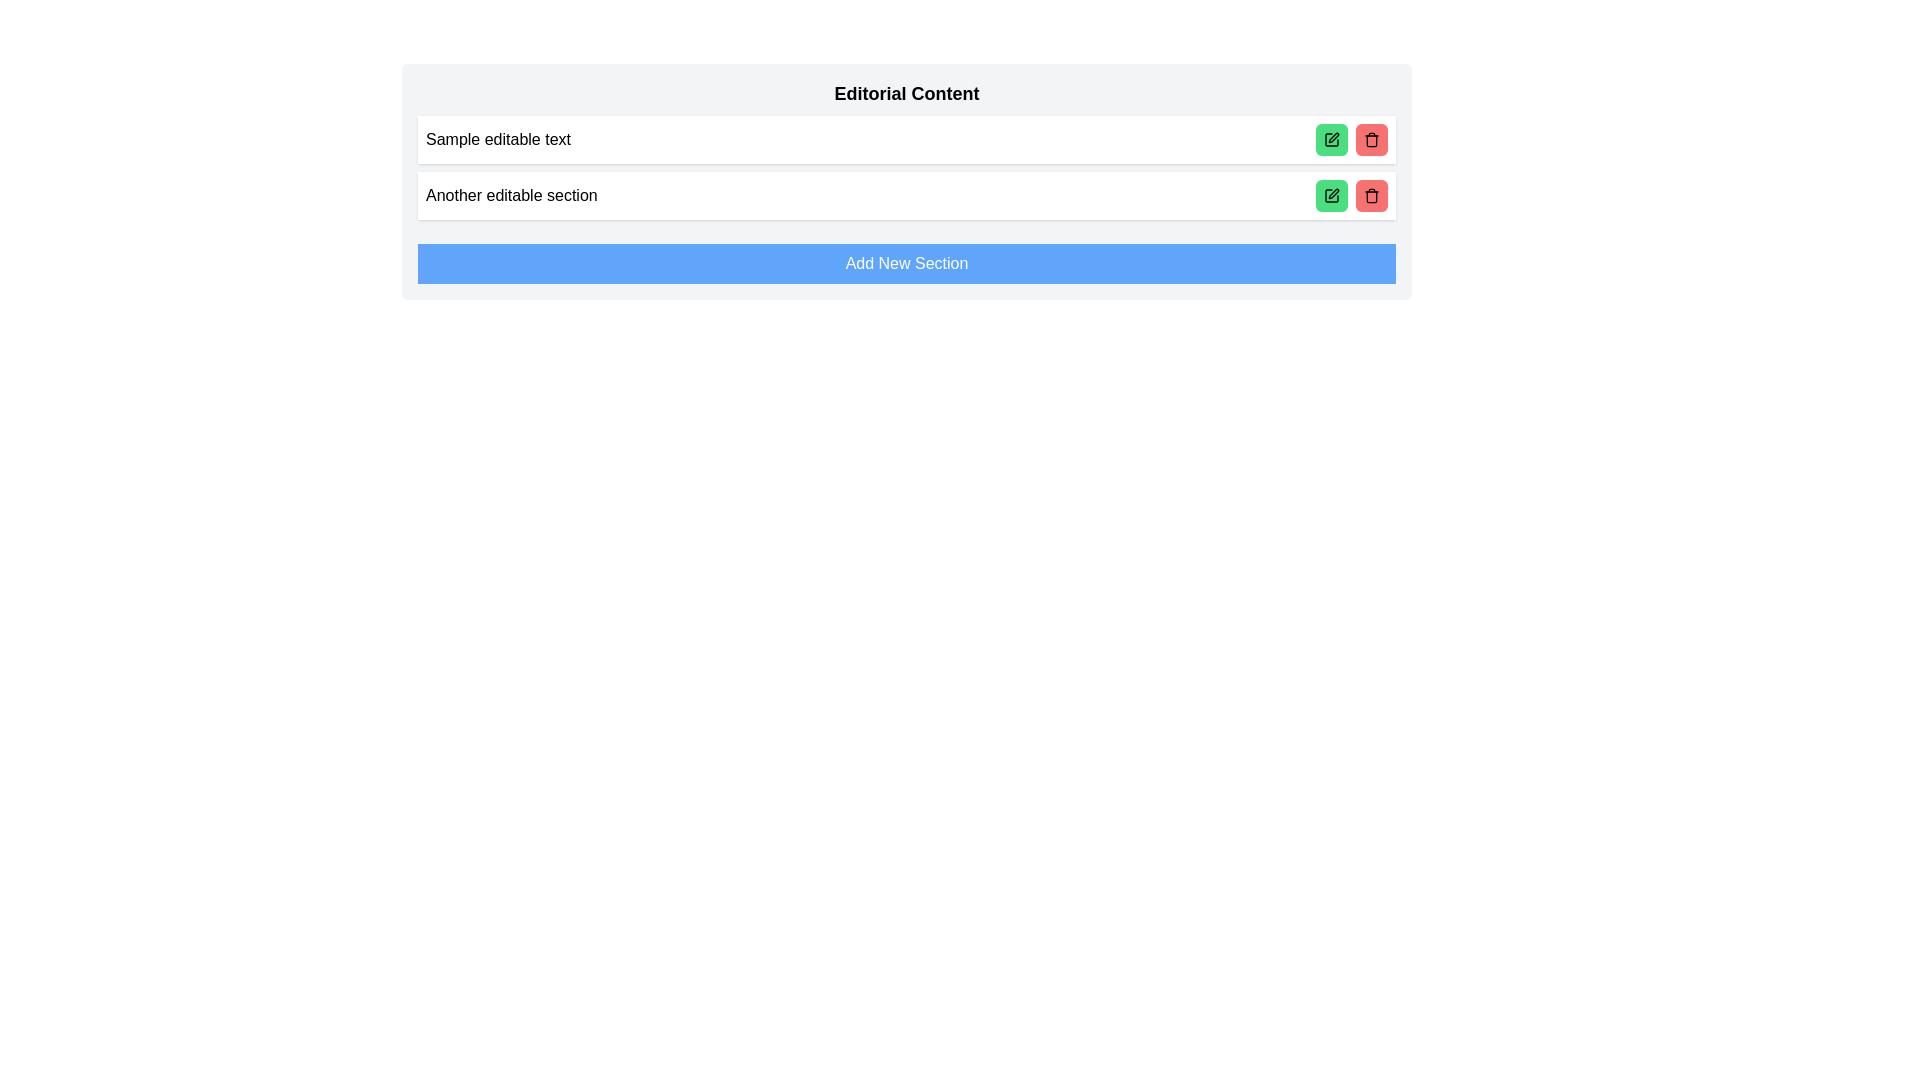  What do you see at coordinates (1331, 196) in the screenshot?
I see `the editing button located in the second row labeled 'Another editable section' by` at bounding box center [1331, 196].